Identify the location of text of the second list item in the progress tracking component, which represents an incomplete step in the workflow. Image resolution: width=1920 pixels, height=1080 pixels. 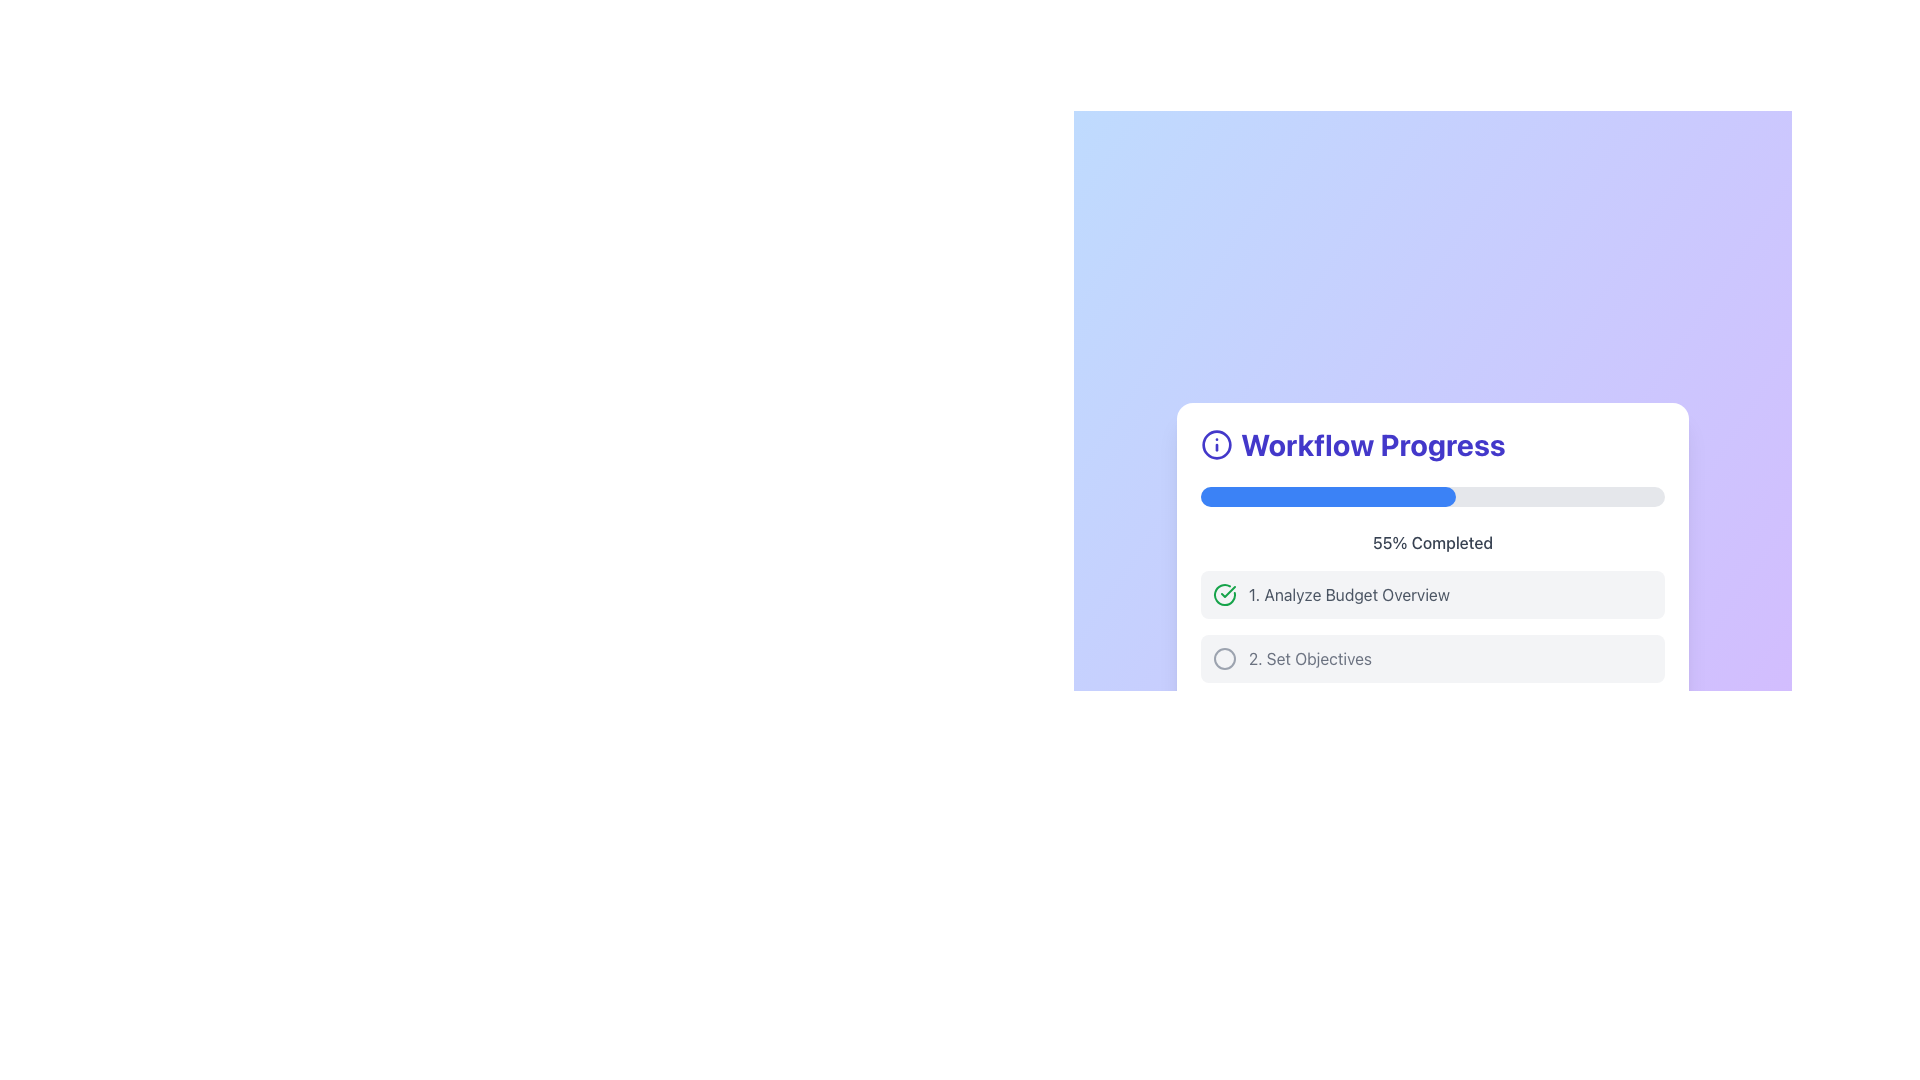
(1432, 651).